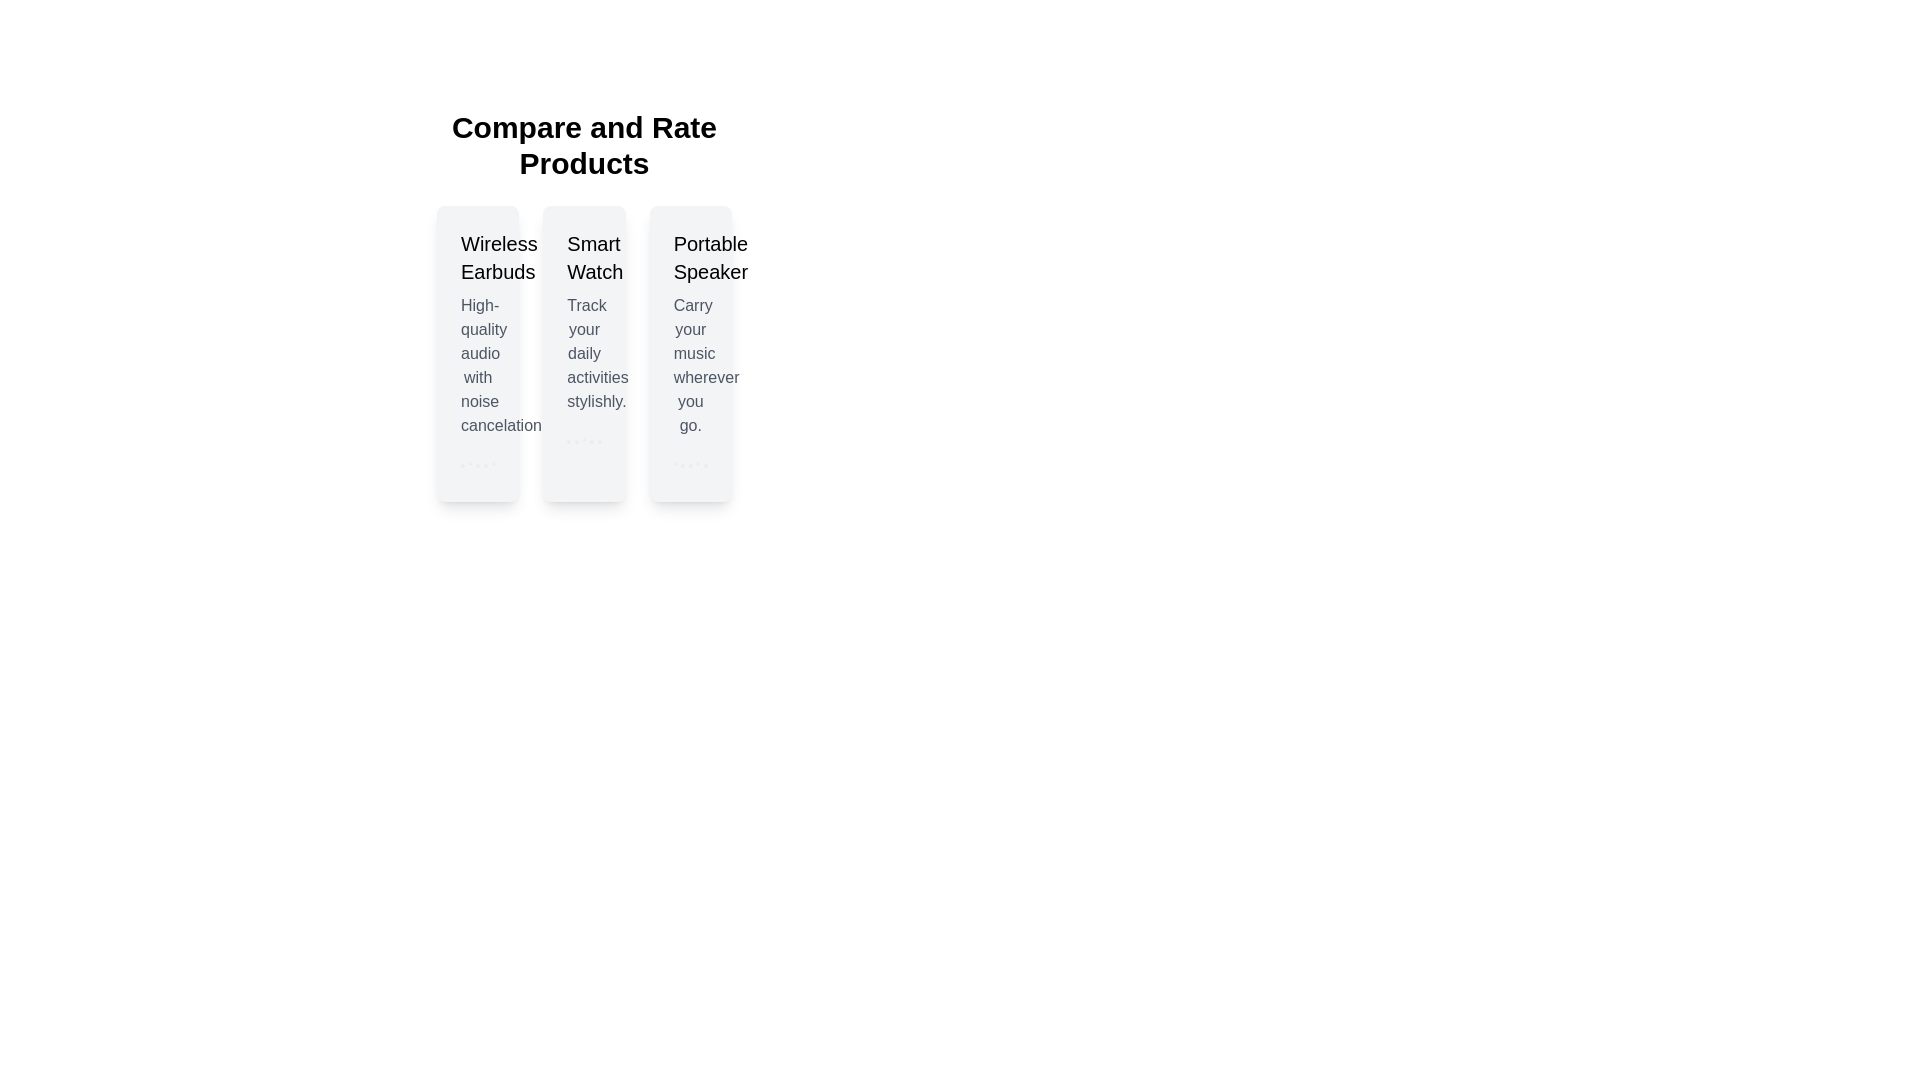 The image size is (1920, 1080). Describe the element at coordinates (690, 353) in the screenshot. I see `the product card for Portable Speaker` at that location.